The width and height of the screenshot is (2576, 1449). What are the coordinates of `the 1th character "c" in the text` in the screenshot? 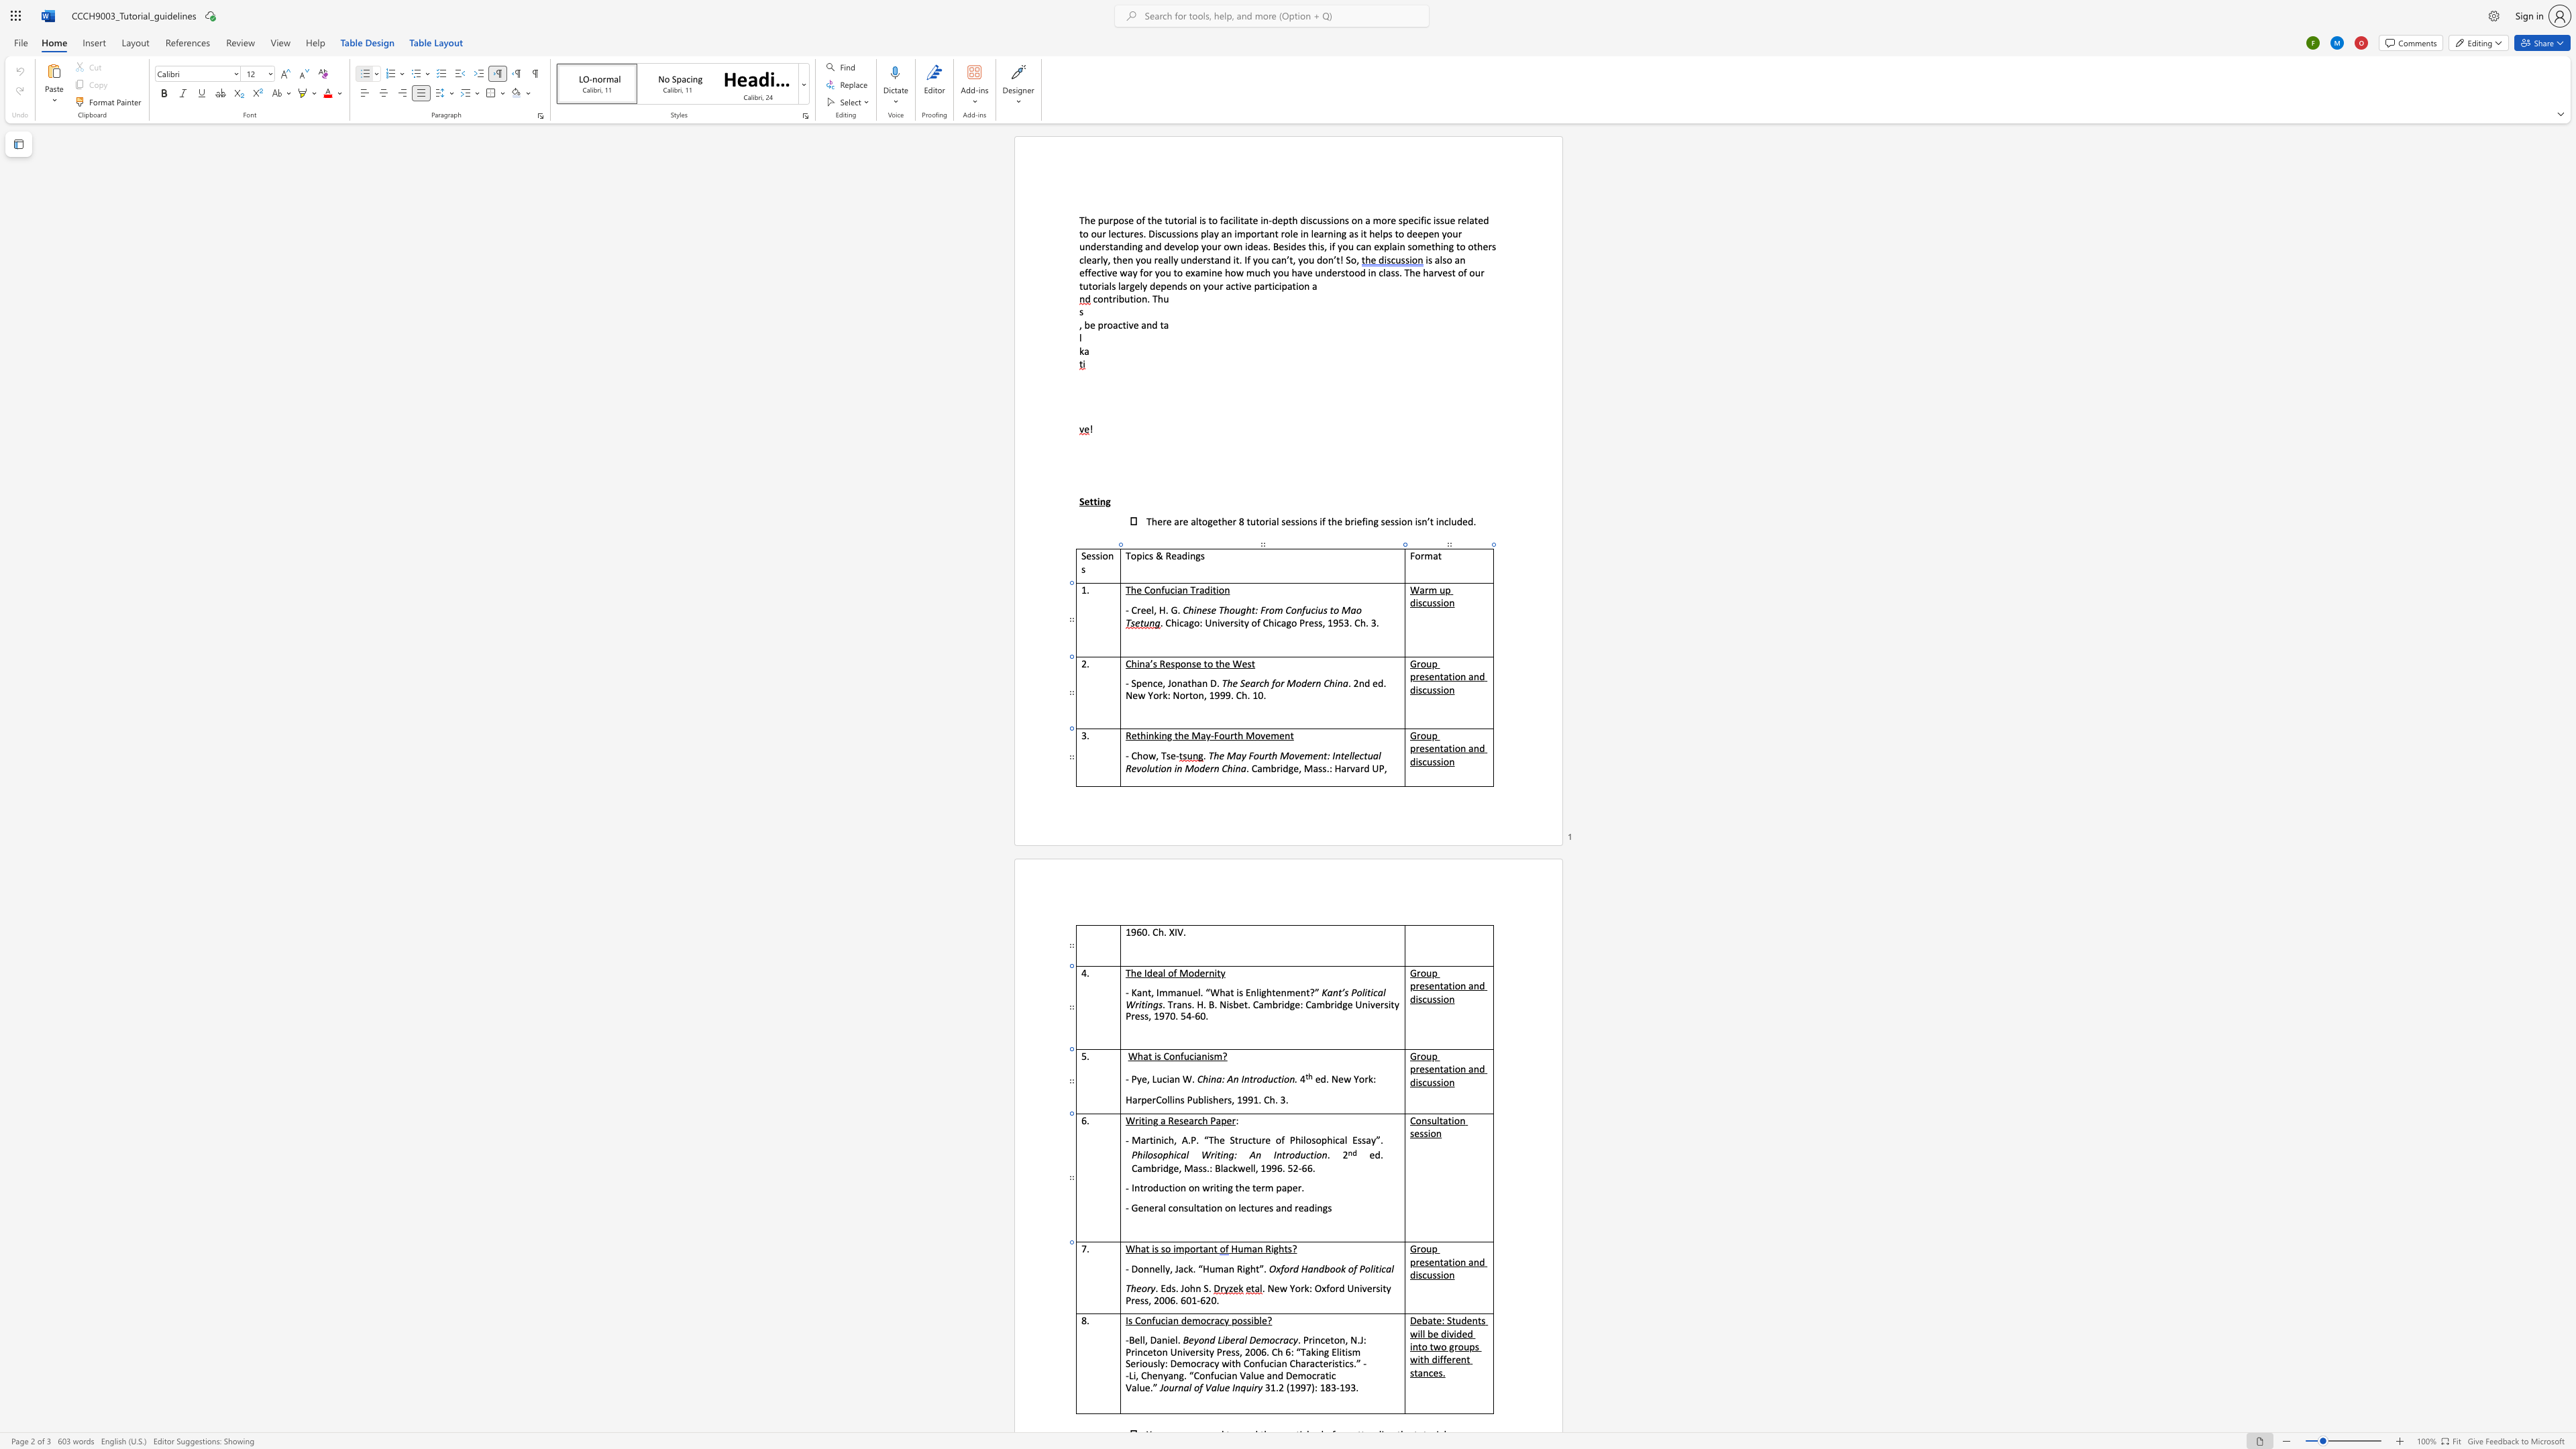 It's located at (1199, 1120).